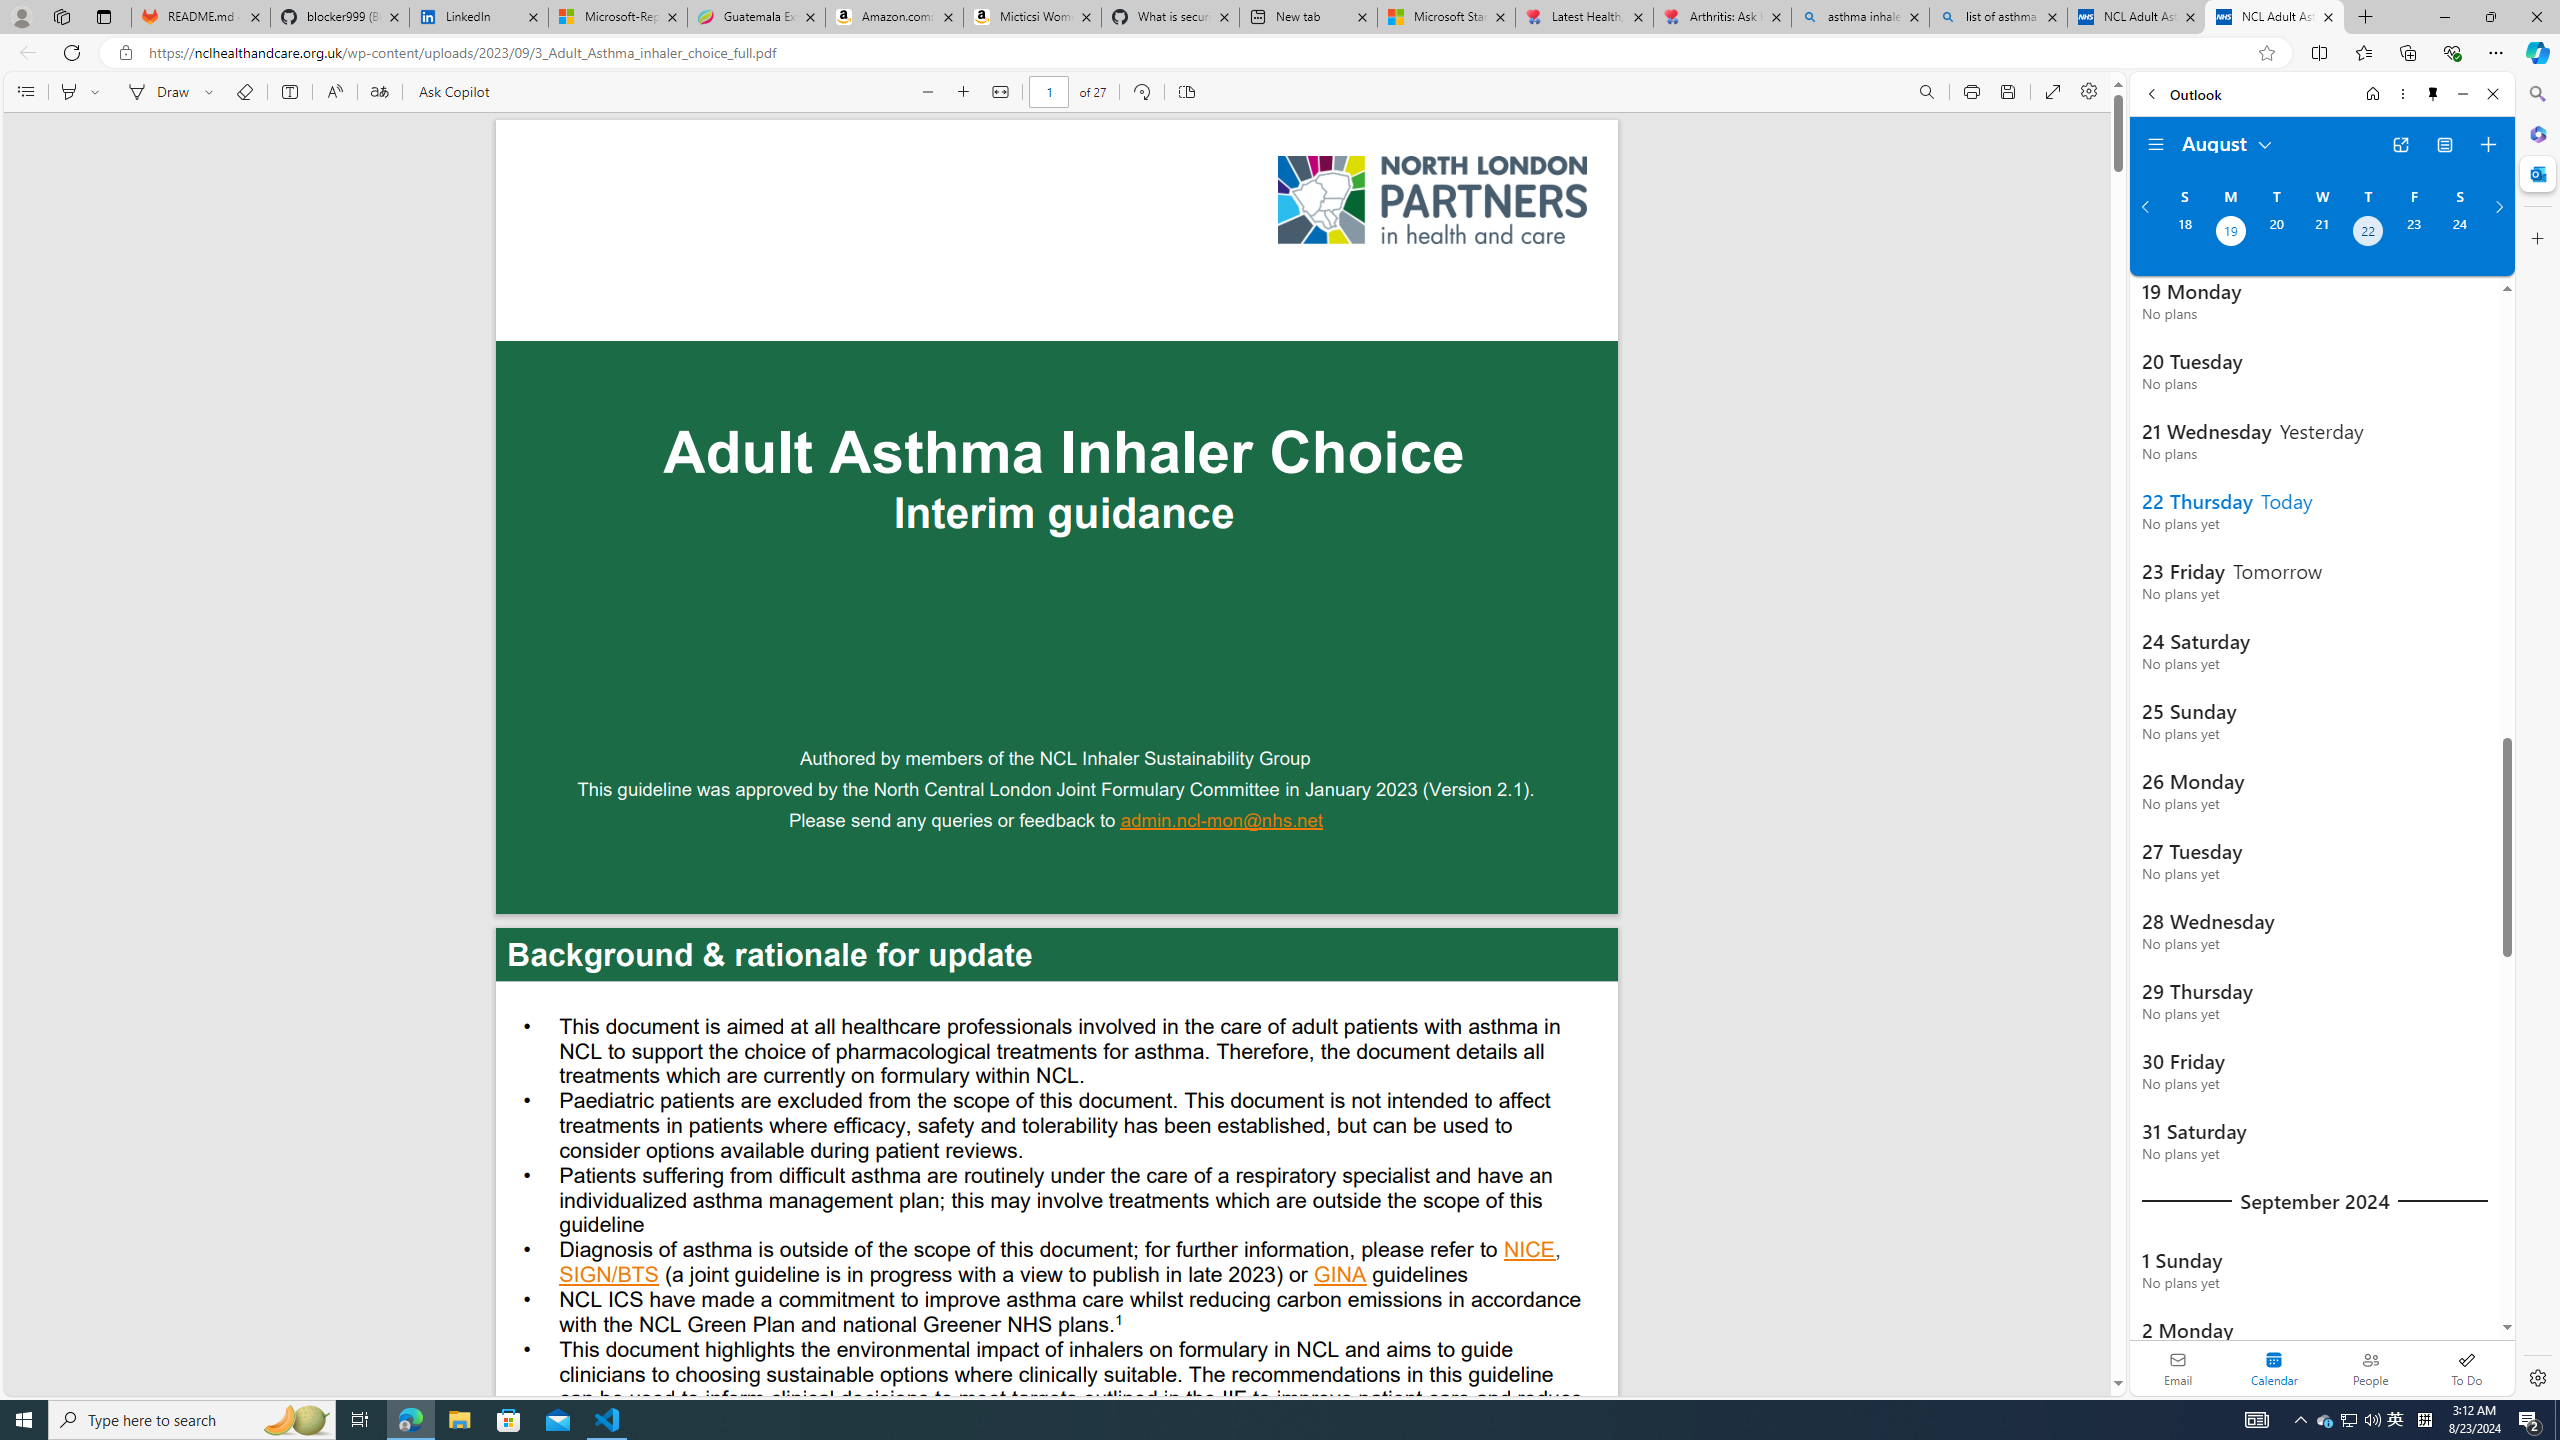 Image resolution: width=2560 pixels, height=1440 pixels. Describe the element at coordinates (378, 91) in the screenshot. I see `'Translate'` at that location.